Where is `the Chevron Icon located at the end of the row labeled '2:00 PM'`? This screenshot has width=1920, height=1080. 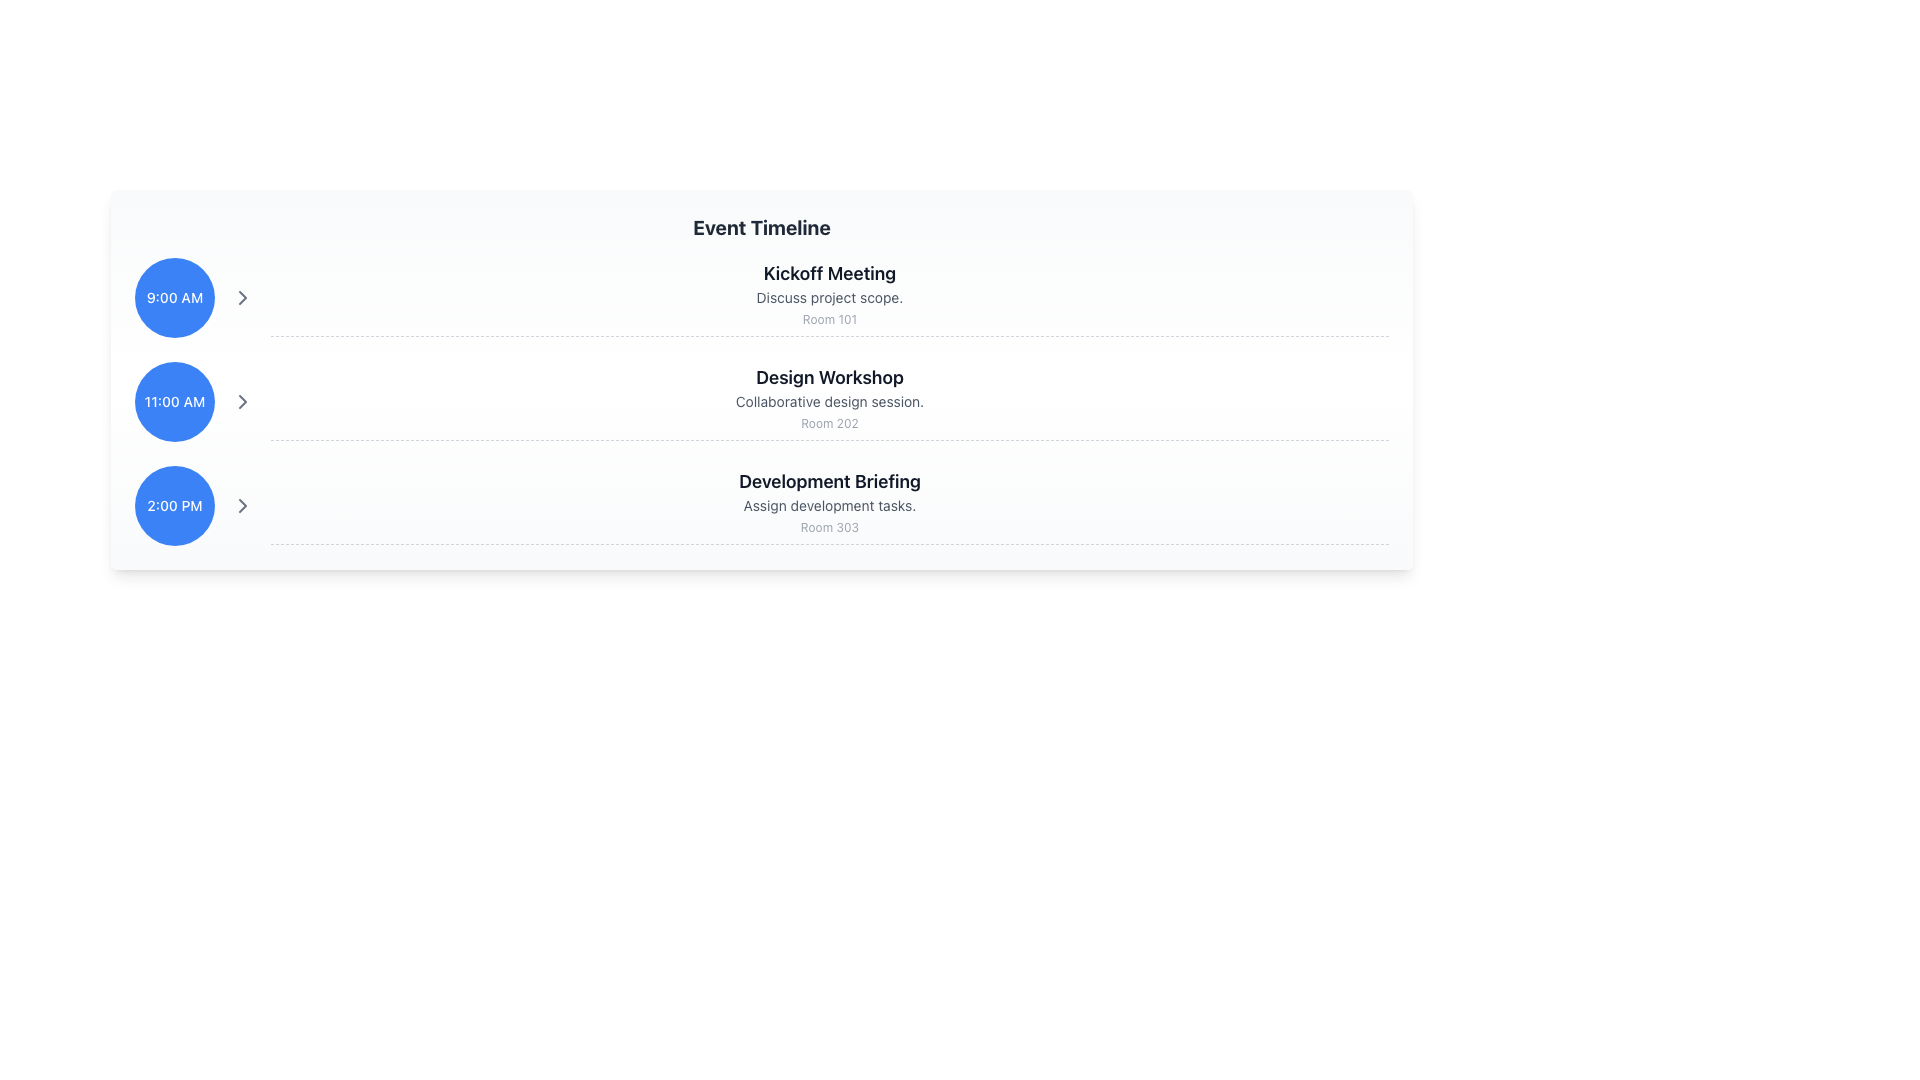
the Chevron Icon located at the end of the row labeled '2:00 PM' is located at coordinates (242, 504).